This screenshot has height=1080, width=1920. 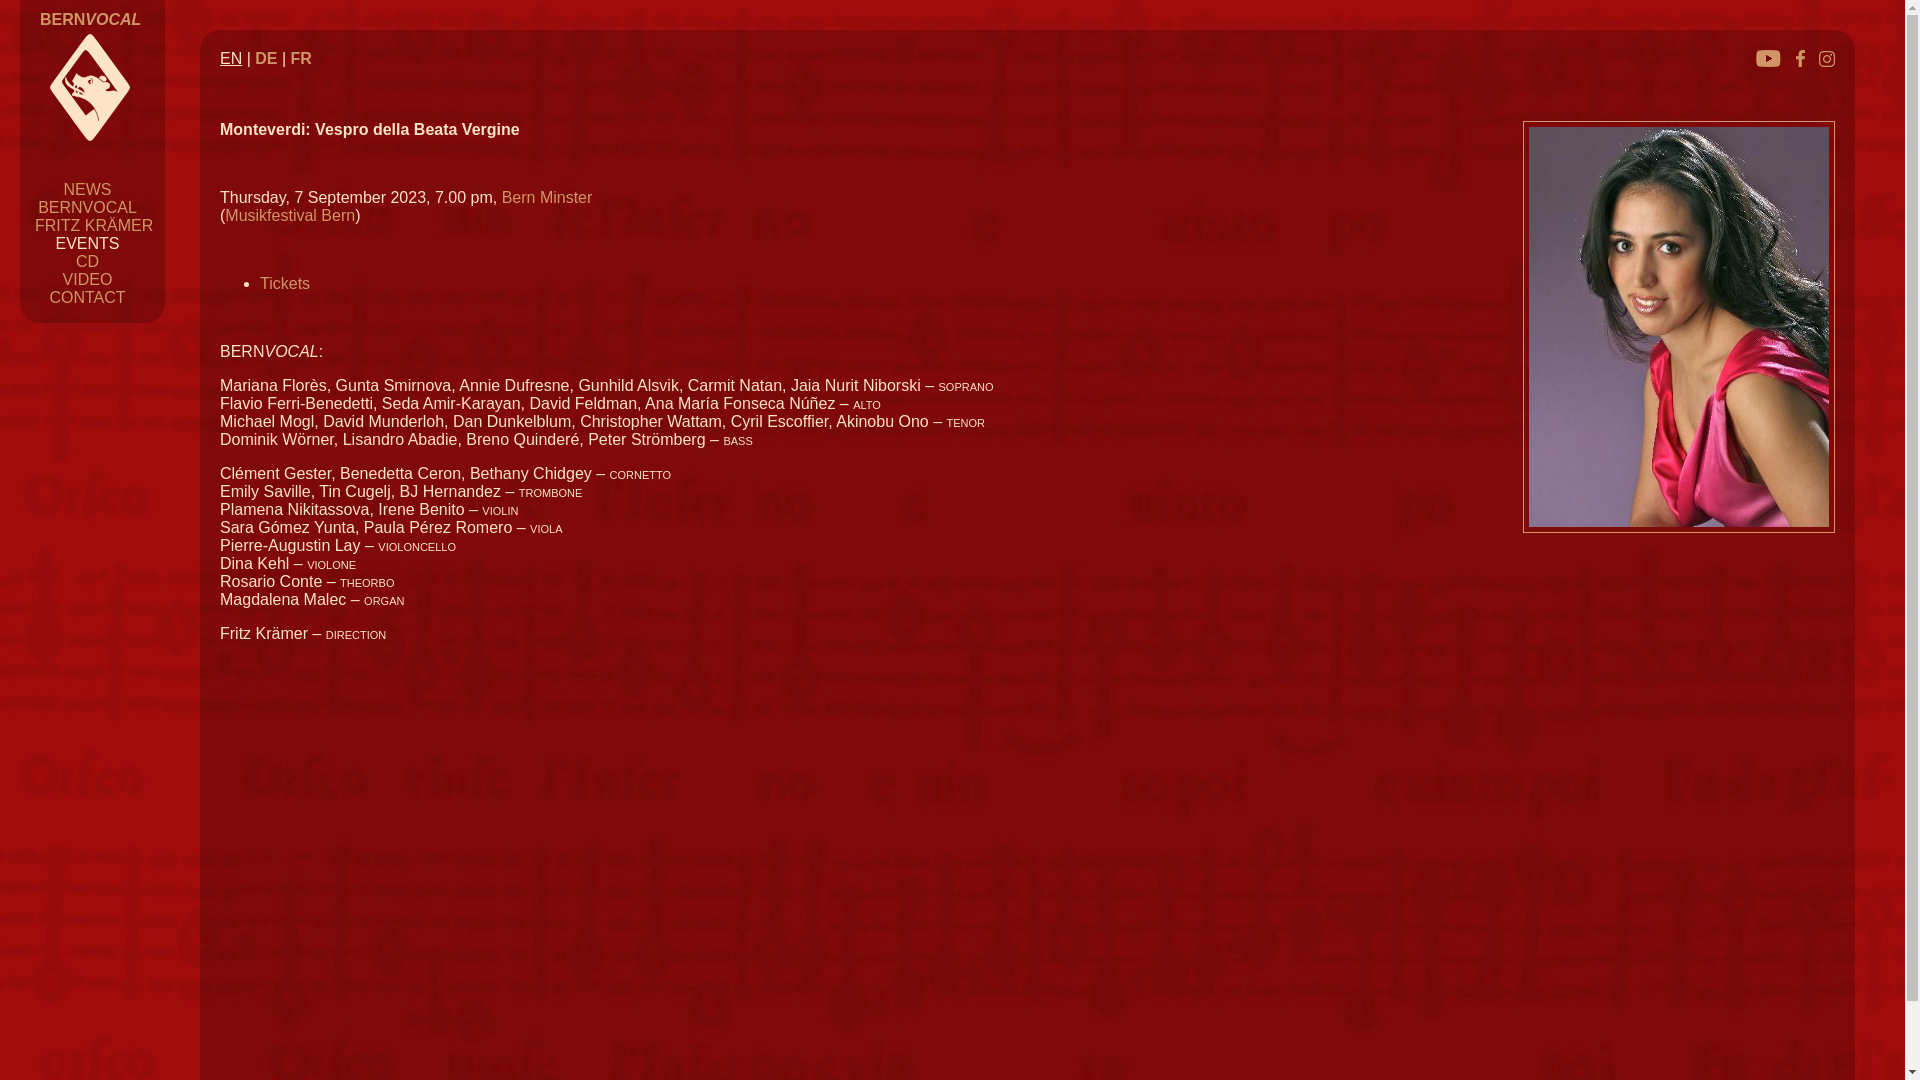 What do you see at coordinates (253, 57) in the screenshot?
I see `'DE'` at bounding box center [253, 57].